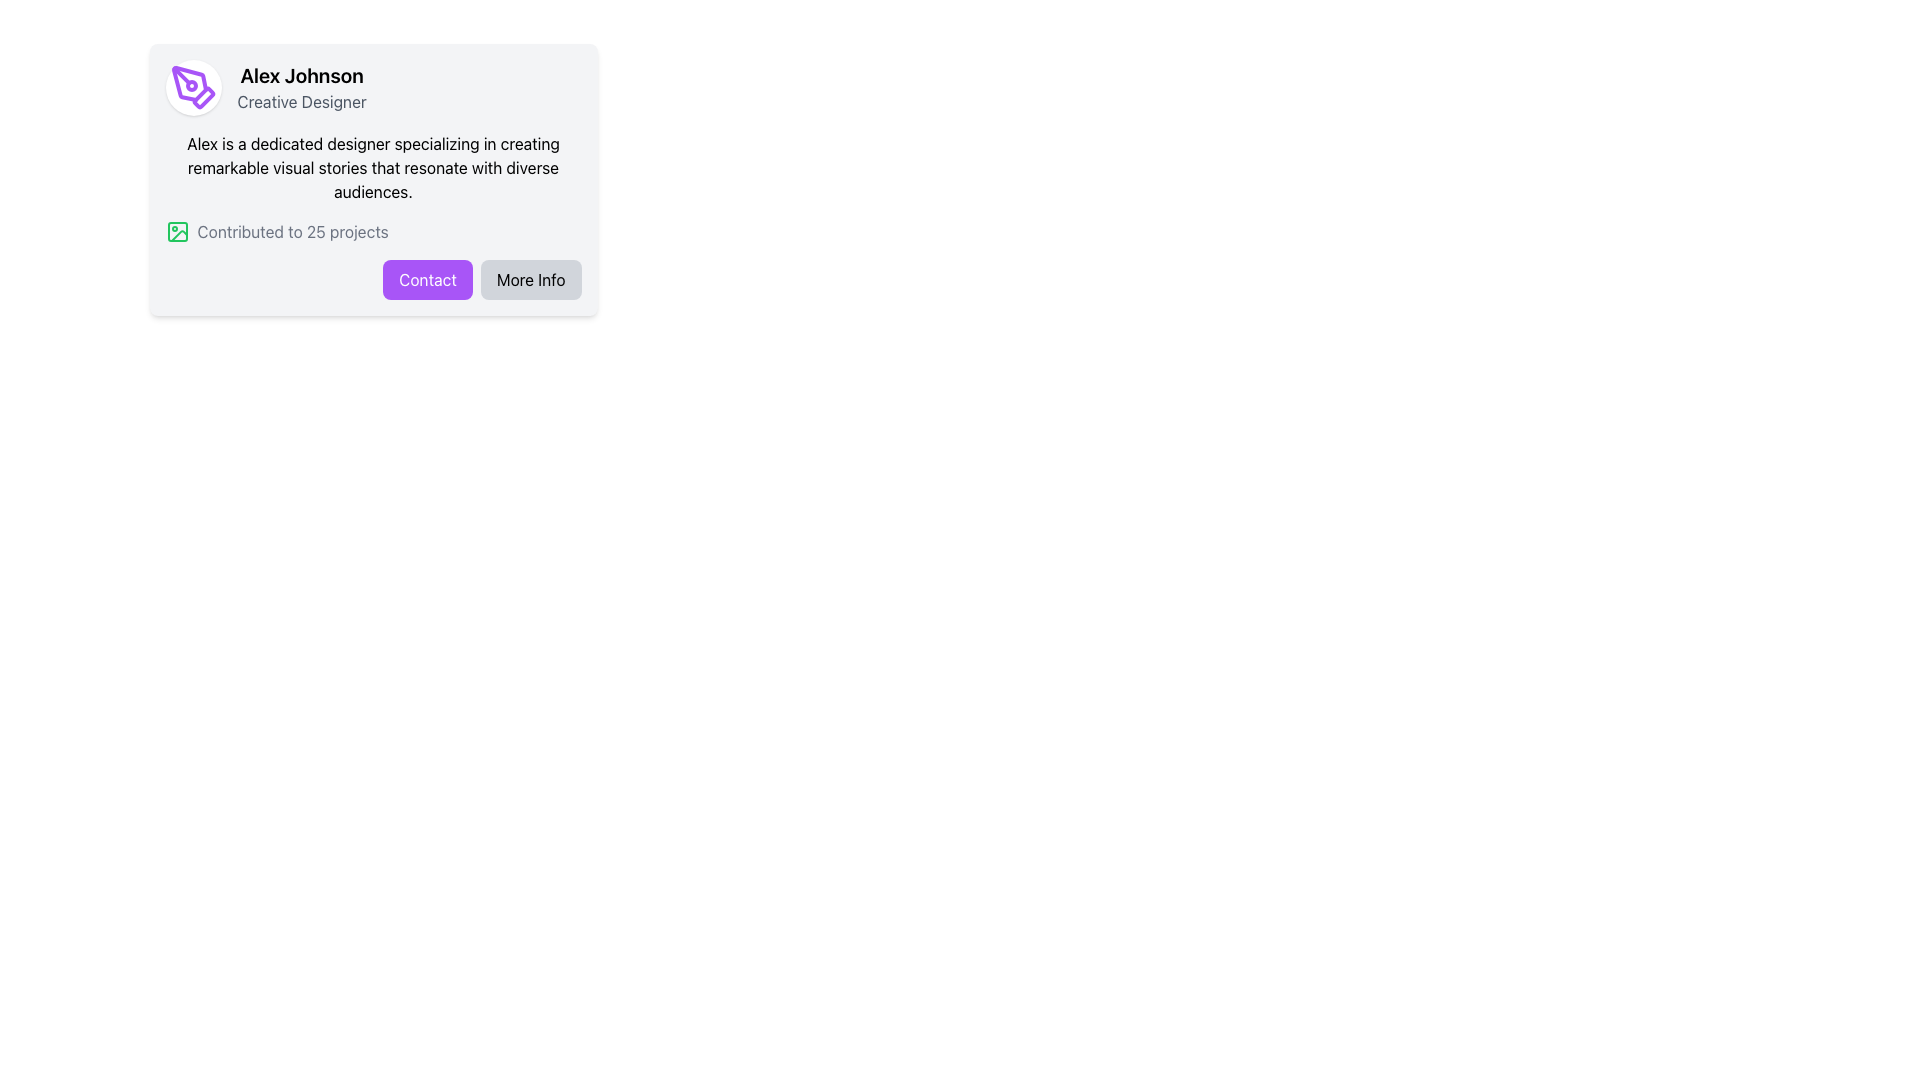 The height and width of the screenshot is (1080, 1920). What do you see at coordinates (301, 75) in the screenshot?
I see `the text label that displays the individual's name in the header section of the profile card, located above the subtitle 'Creative Designer'` at bounding box center [301, 75].